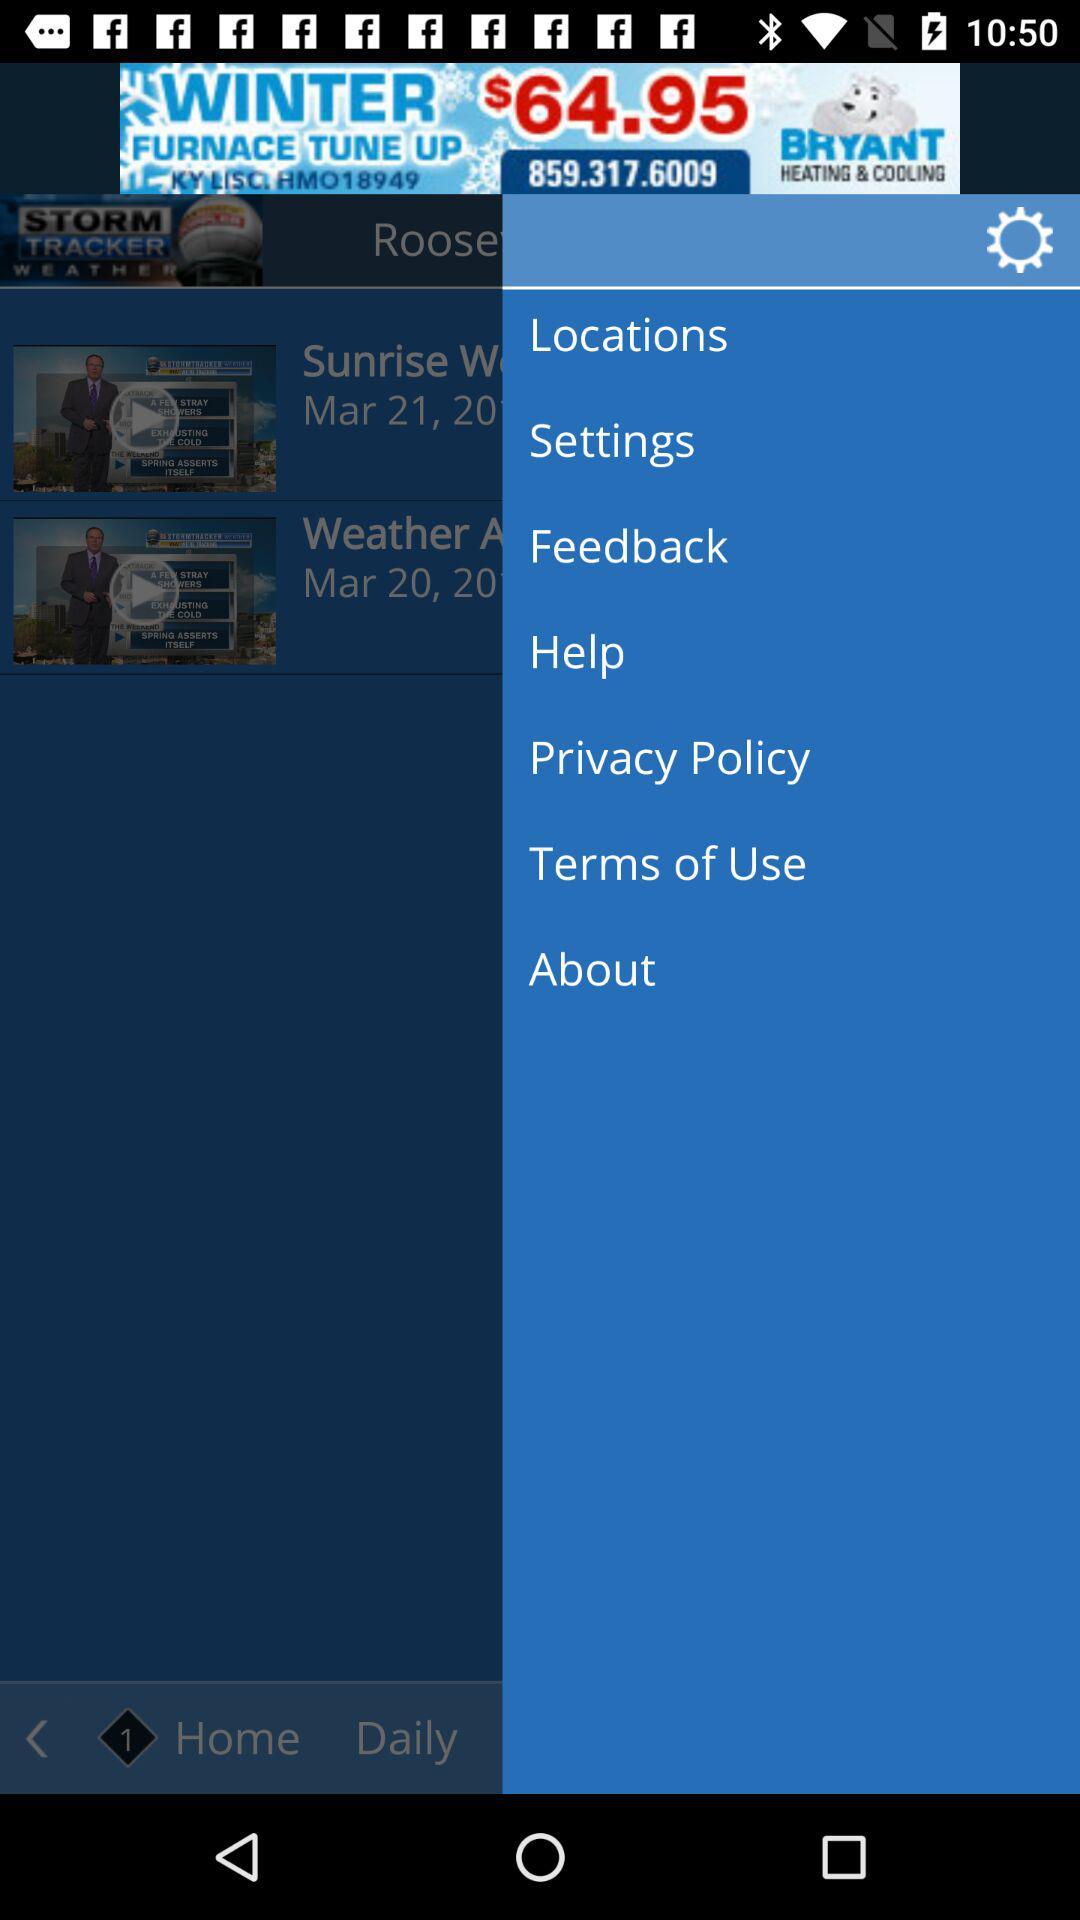 Image resolution: width=1080 pixels, height=1920 pixels. What do you see at coordinates (200, 1737) in the screenshot?
I see `home button from down` at bounding box center [200, 1737].